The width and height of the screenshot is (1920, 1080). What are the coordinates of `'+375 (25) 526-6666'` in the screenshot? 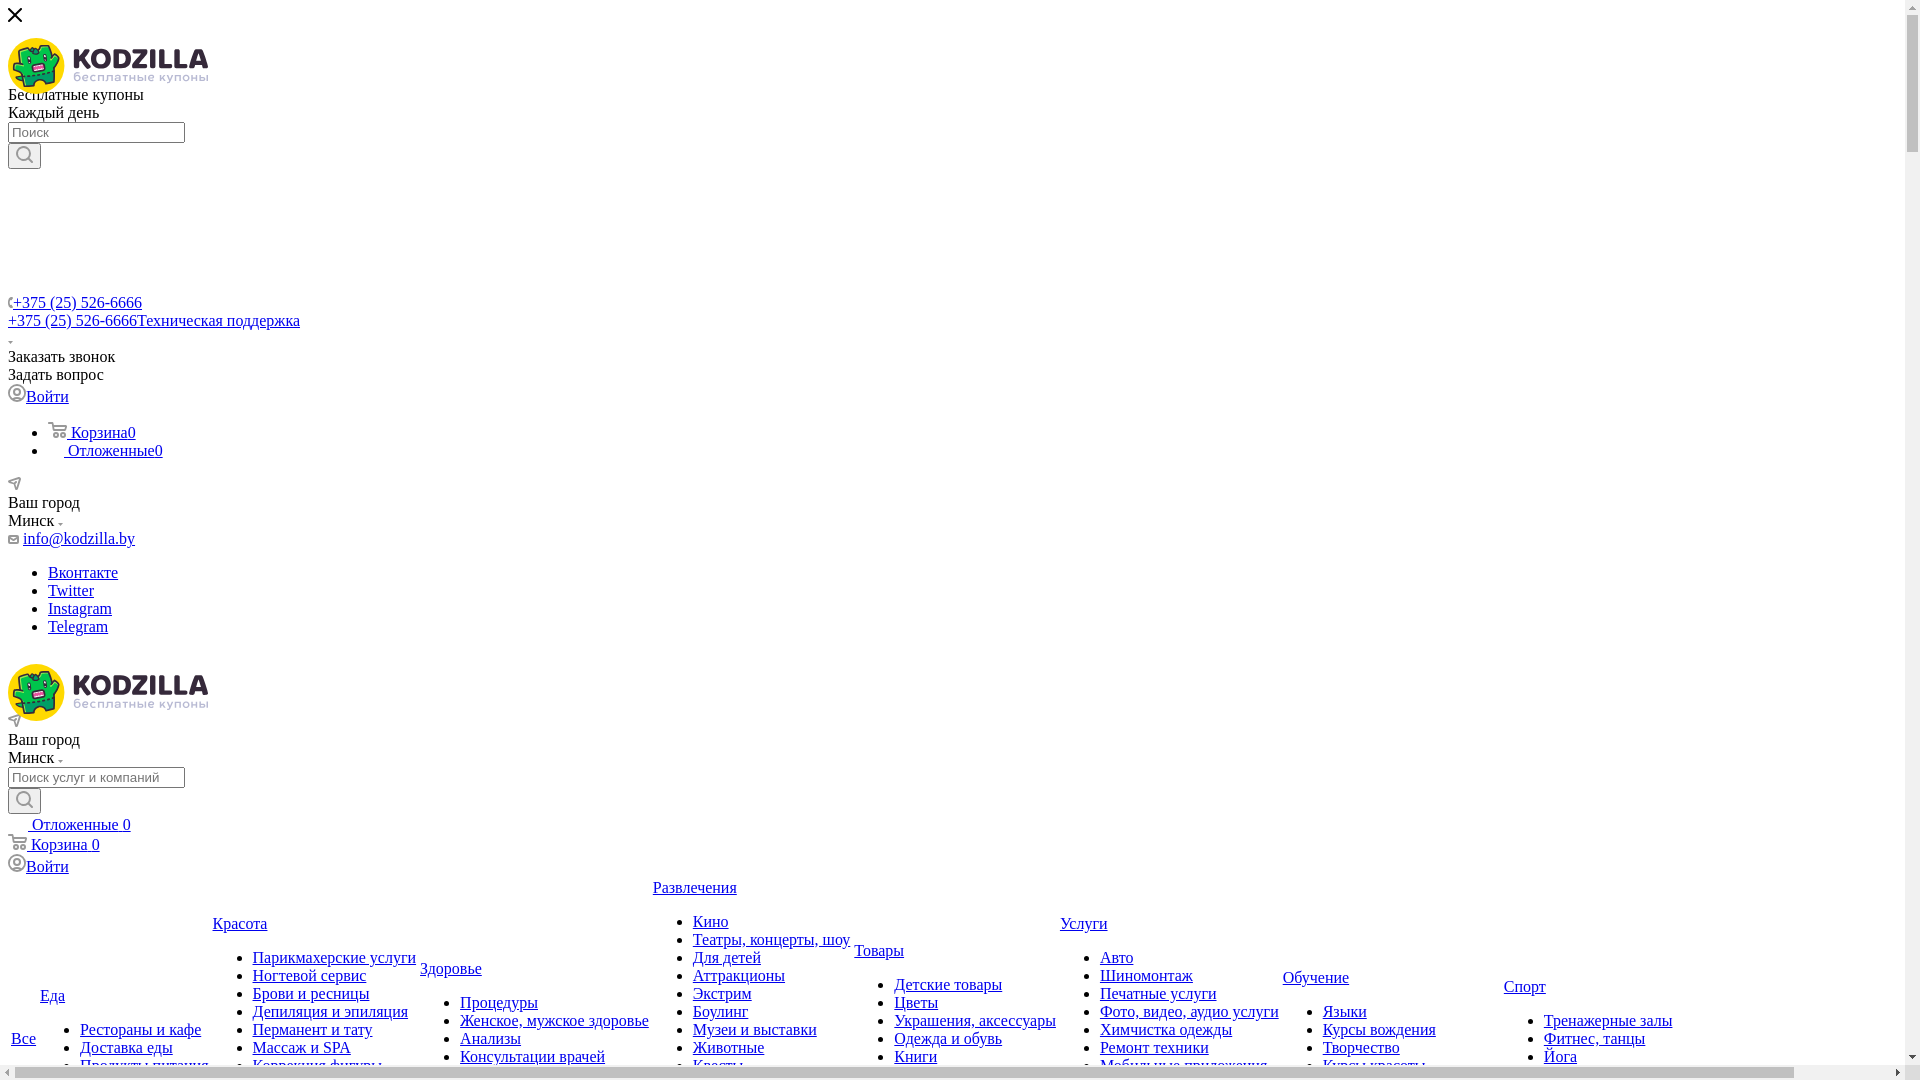 It's located at (77, 302).